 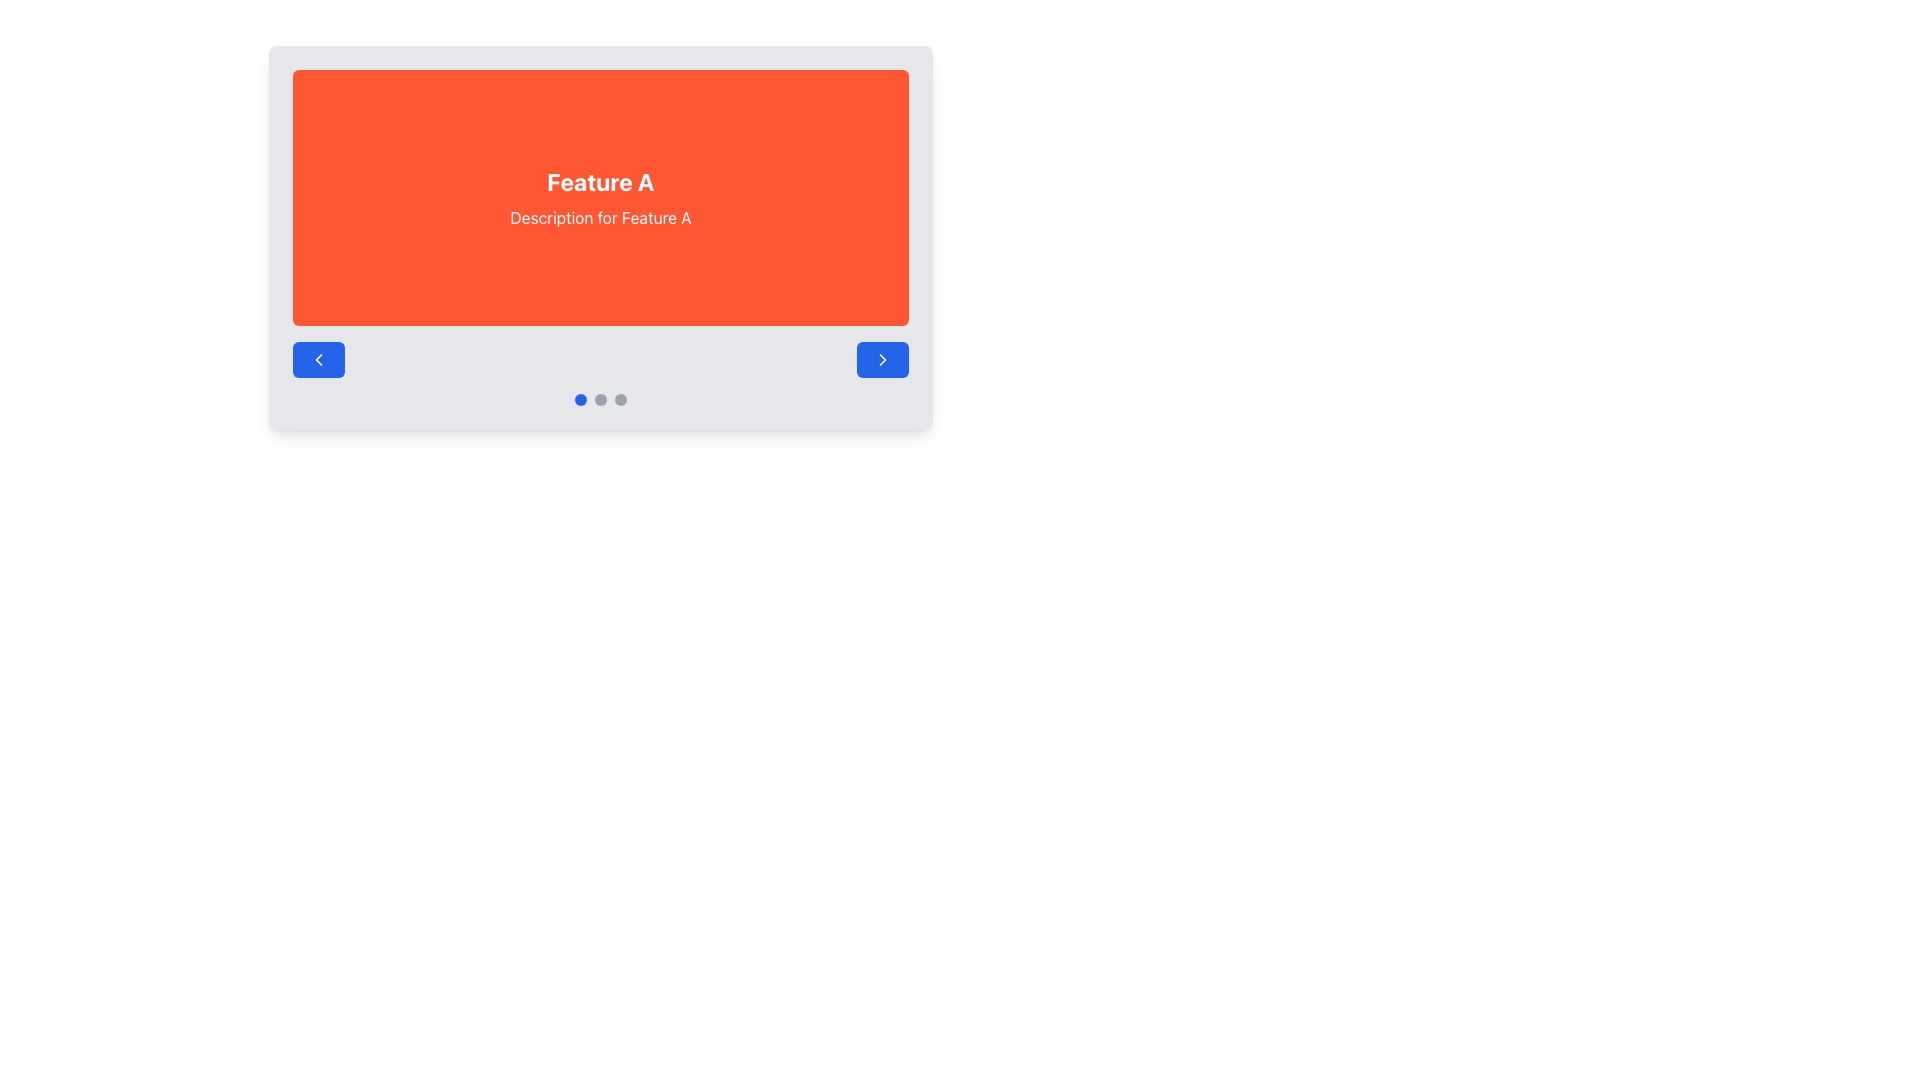 I want to click on the second circular indicator in the carousel navigation, located between a blue-filled indicator and a gray-filled indicator, to visually highlight it, so click(x=599, y=400).